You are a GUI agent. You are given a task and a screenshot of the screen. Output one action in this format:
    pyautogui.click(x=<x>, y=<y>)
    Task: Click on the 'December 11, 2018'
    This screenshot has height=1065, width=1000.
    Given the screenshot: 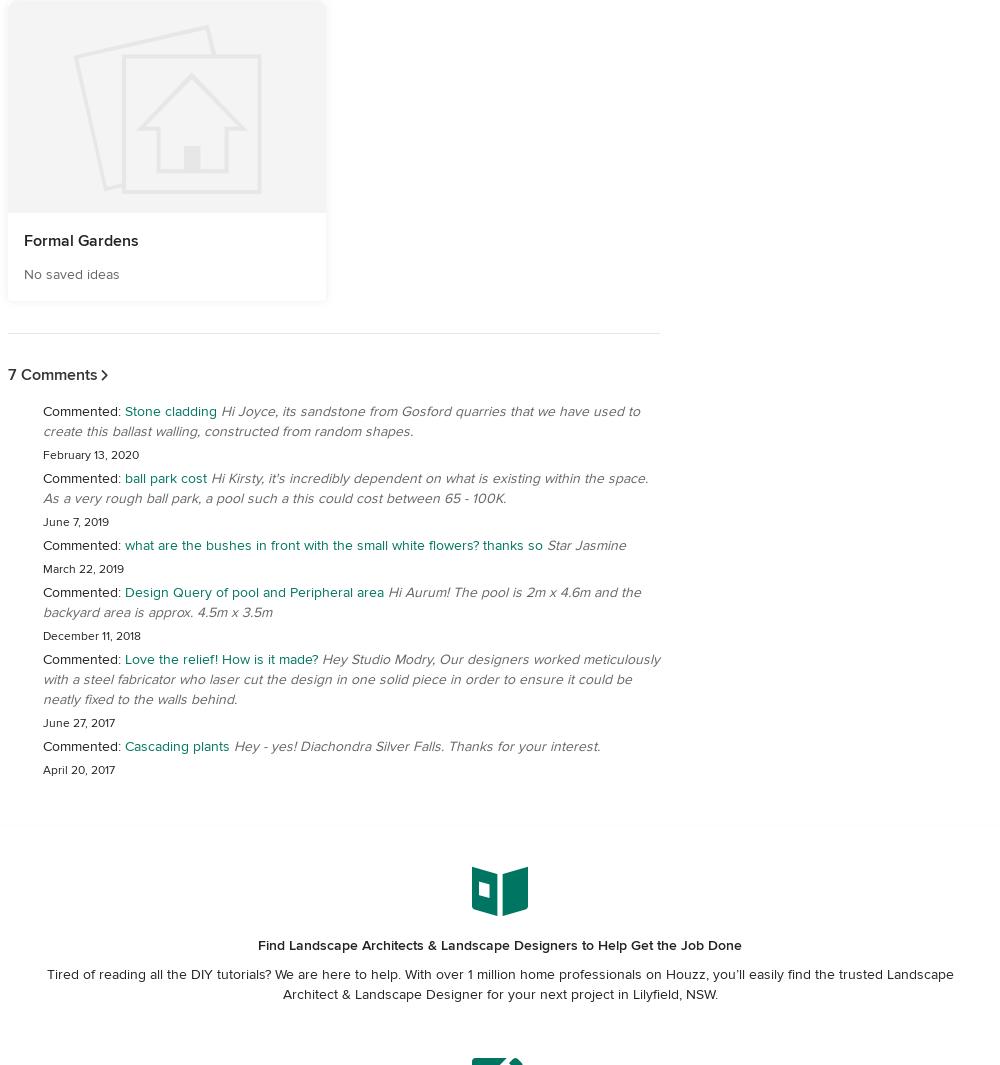 What is the action you would take?
    pyautogui.click(x=91, y=636)
    